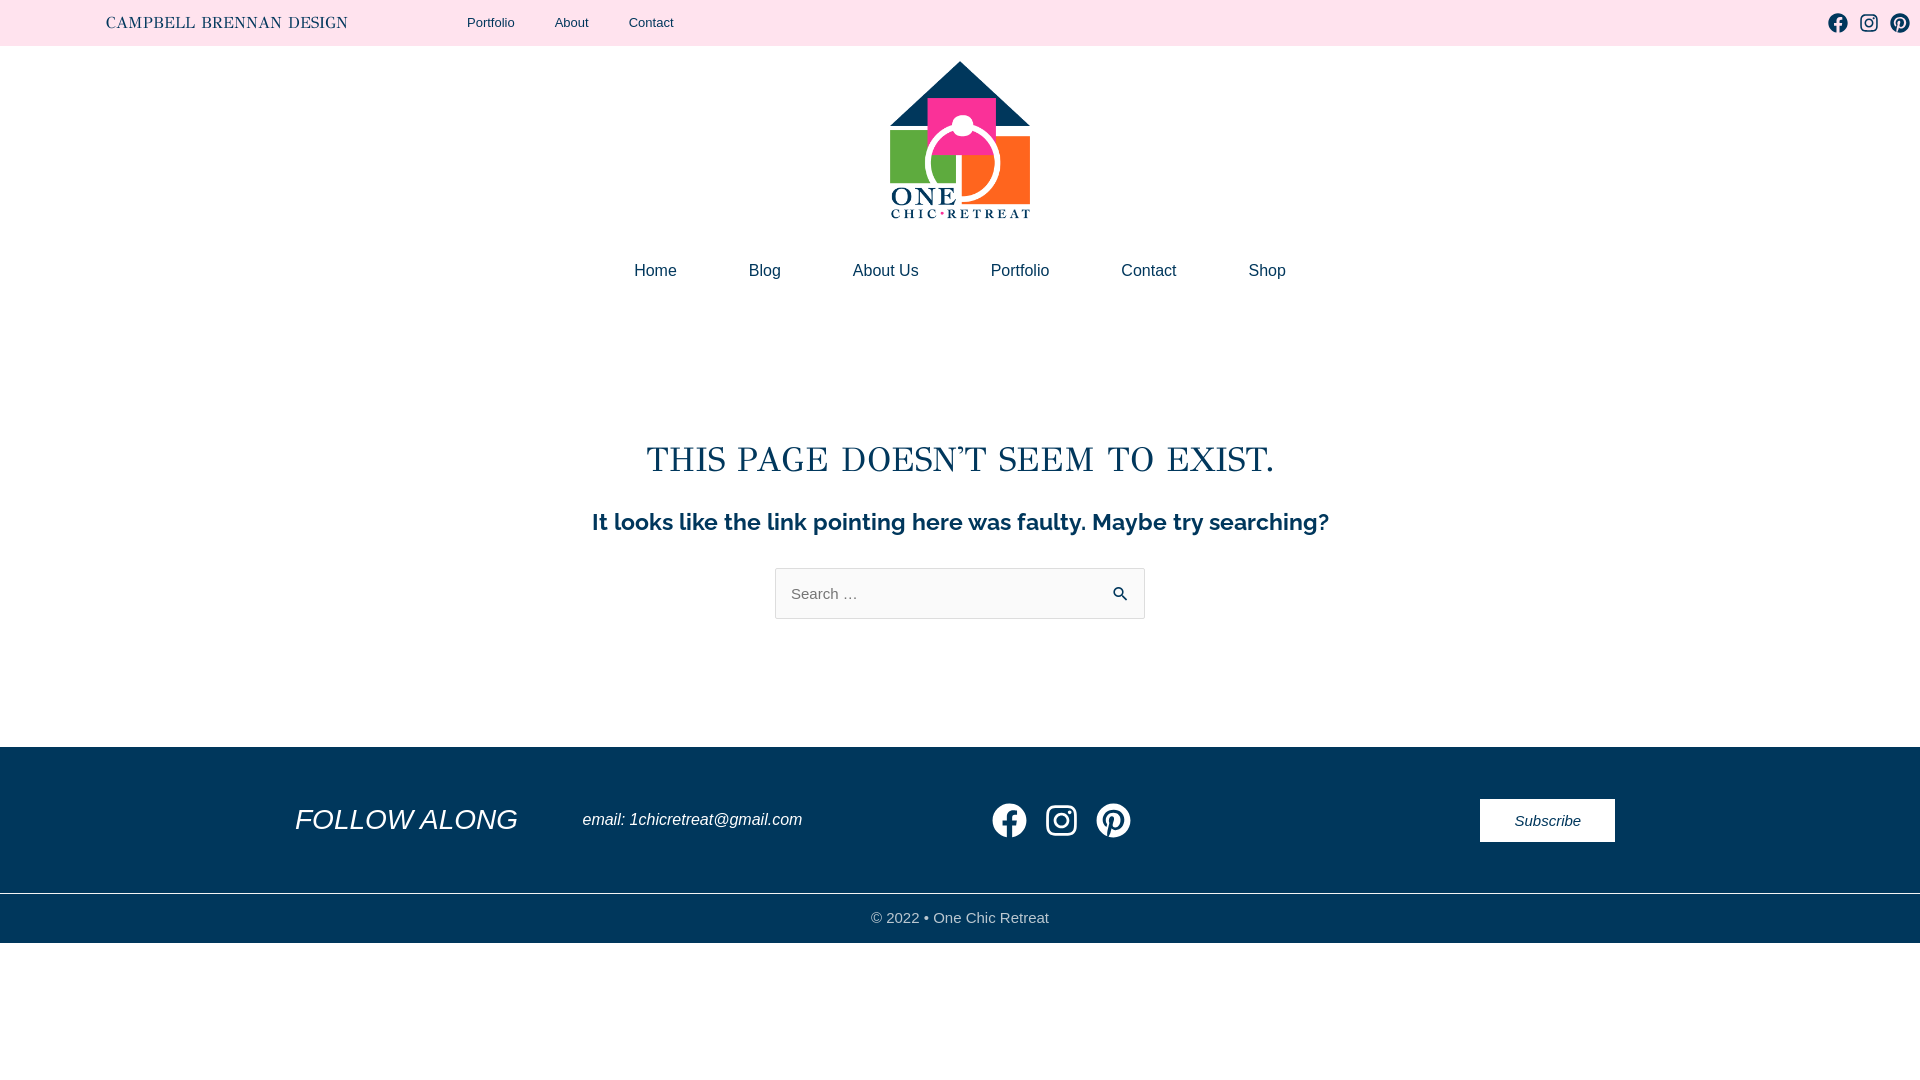  What do you see at coordinates (655, 270) in the screenshot?
I see `'Home'` at bounding box center [655, 270].